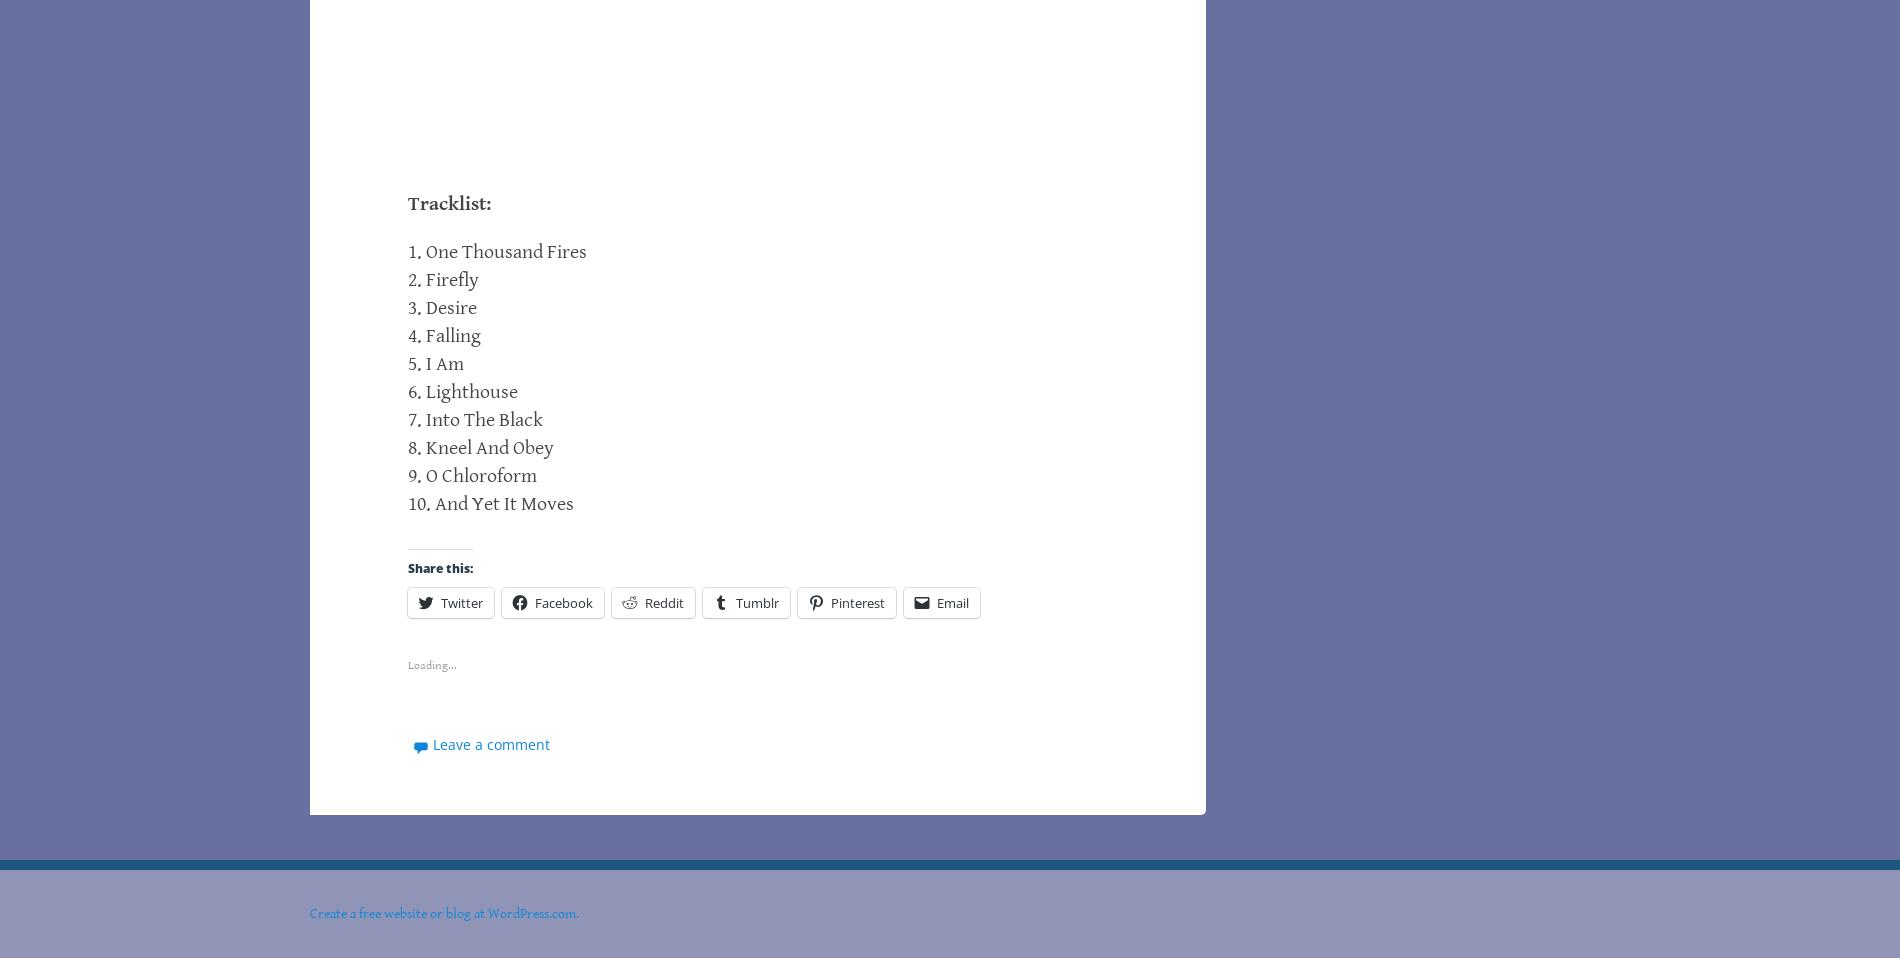 The width and height of the screenshot is (1900, 958). What do you see at coordinates (439, 568) in the screenshot?
I see `'Share this:'` at bounding box center [439, 568].